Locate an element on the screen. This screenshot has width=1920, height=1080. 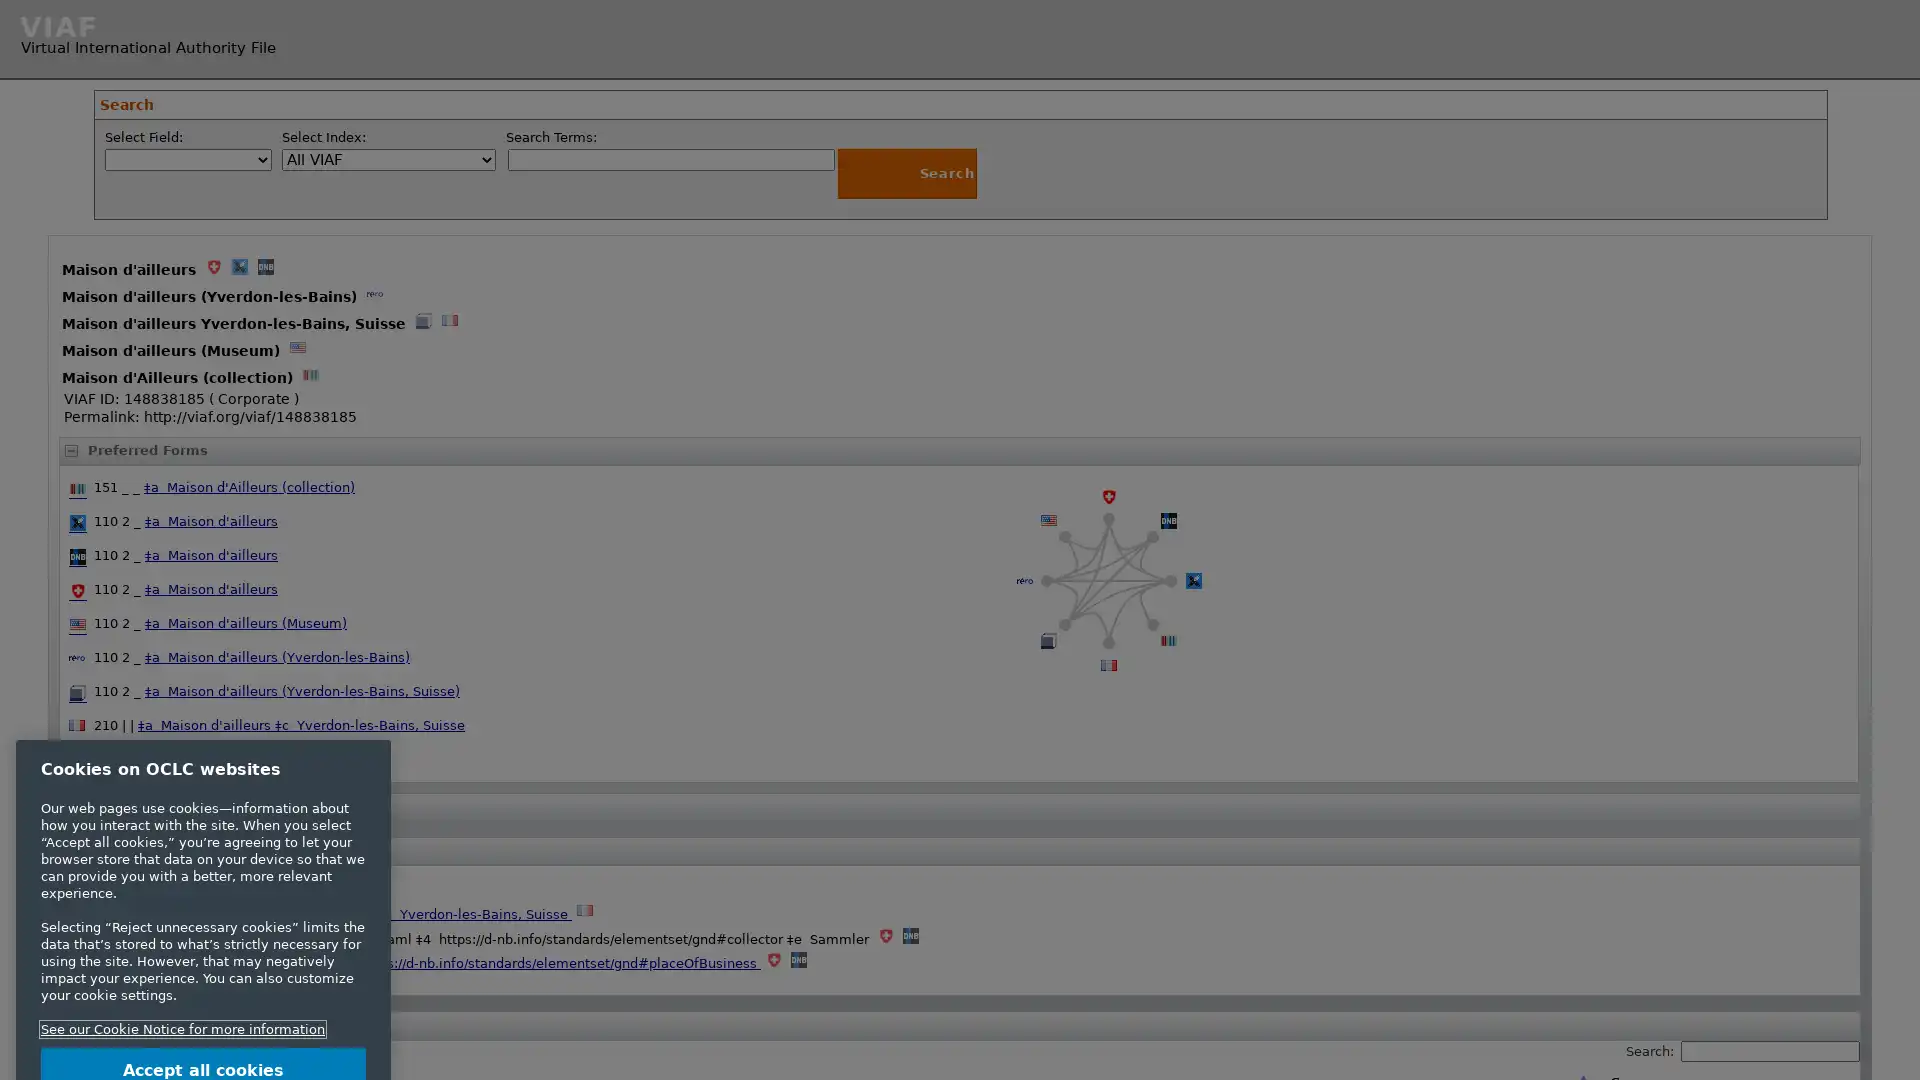
Customize cookie settings is located at coordinates (203, 1002).